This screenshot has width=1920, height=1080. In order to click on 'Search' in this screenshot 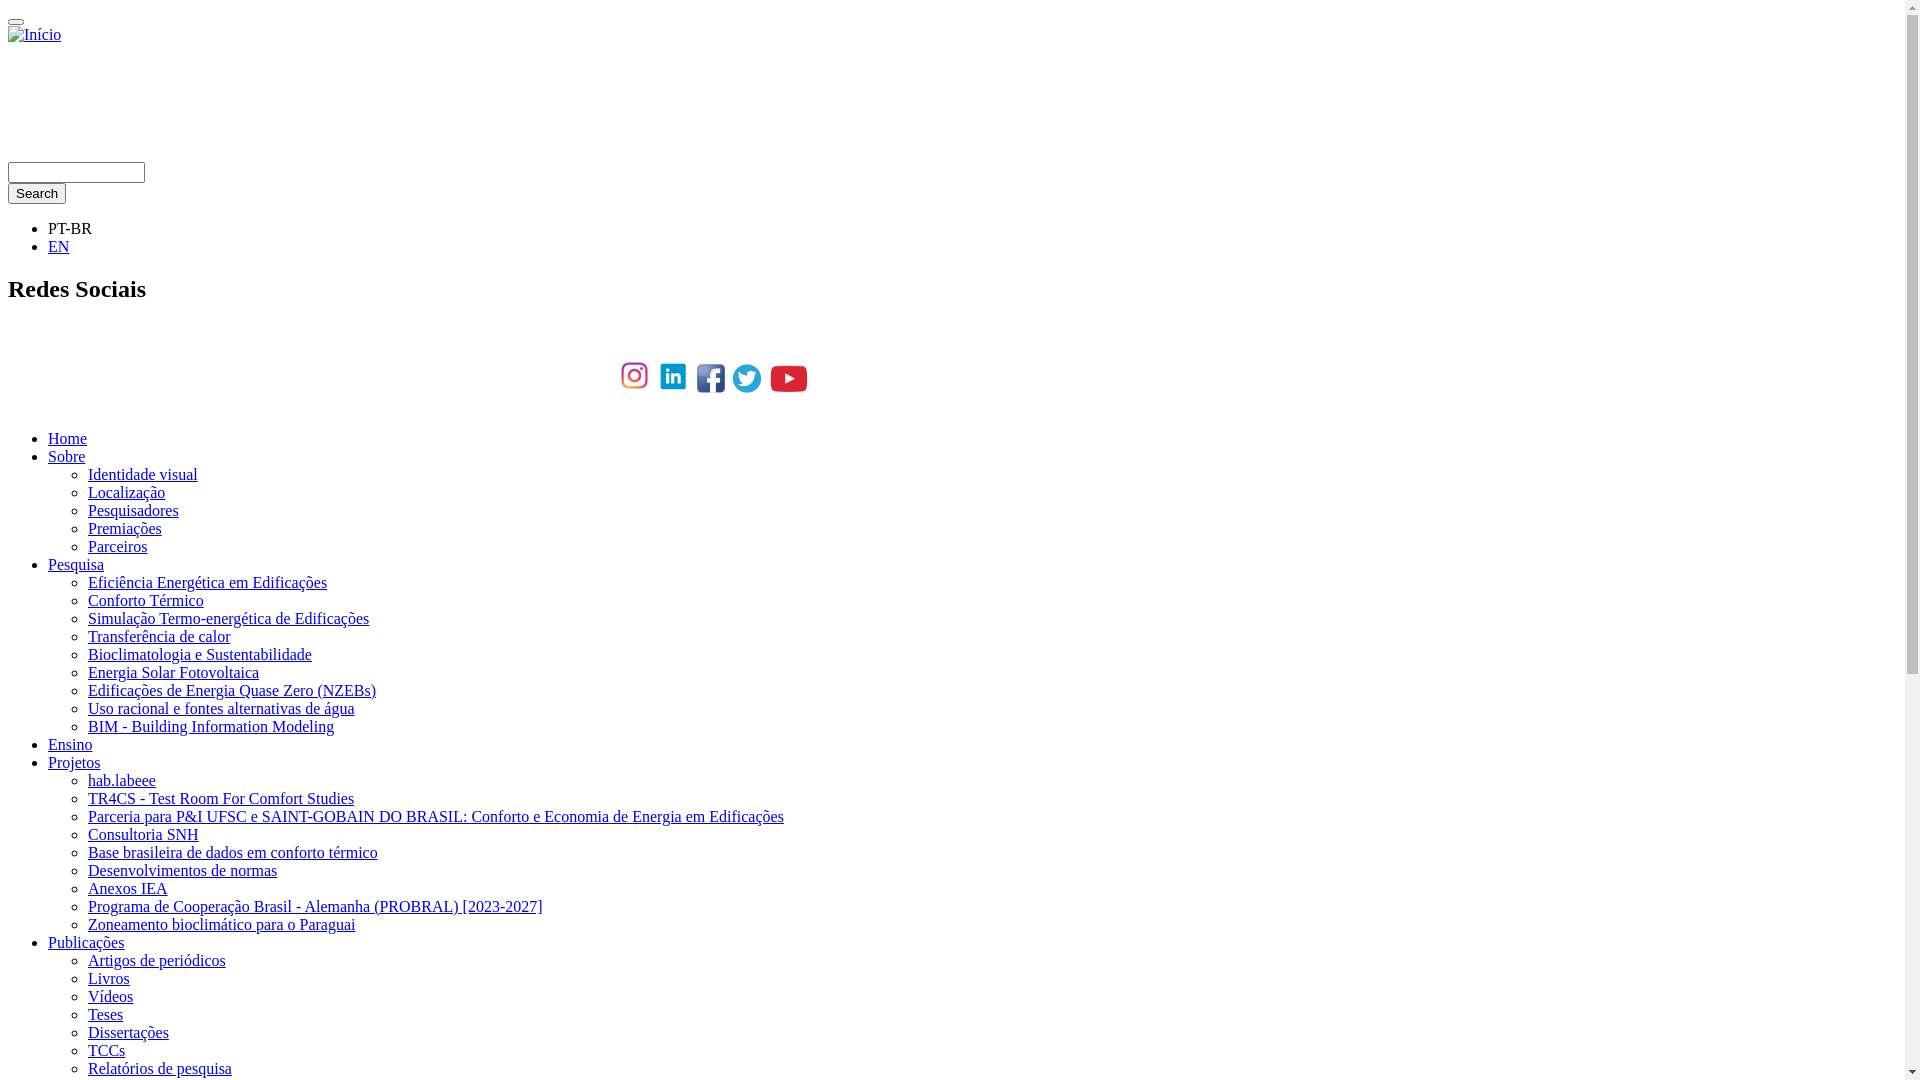, I will do `click(37, 193)`.